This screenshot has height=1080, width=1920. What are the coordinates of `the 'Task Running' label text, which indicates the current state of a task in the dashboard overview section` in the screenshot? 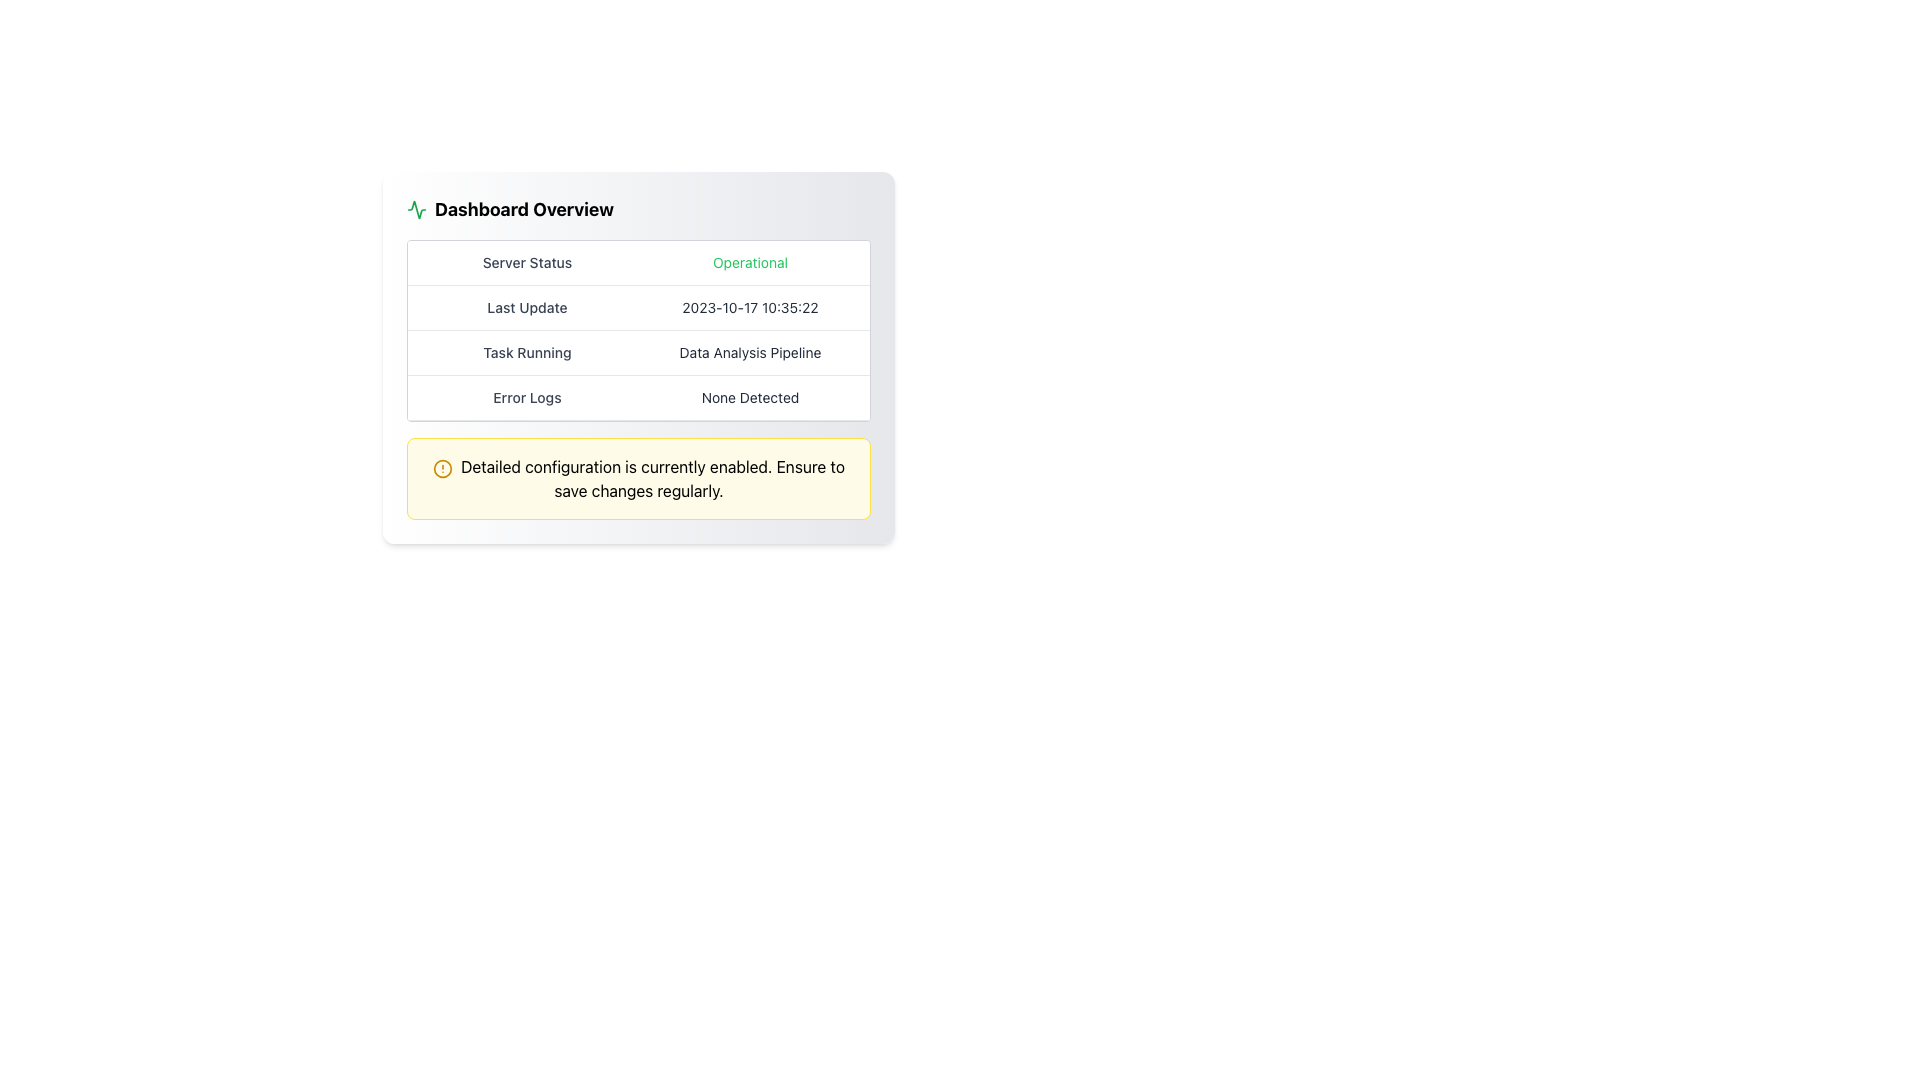 It's located at (527, 352).